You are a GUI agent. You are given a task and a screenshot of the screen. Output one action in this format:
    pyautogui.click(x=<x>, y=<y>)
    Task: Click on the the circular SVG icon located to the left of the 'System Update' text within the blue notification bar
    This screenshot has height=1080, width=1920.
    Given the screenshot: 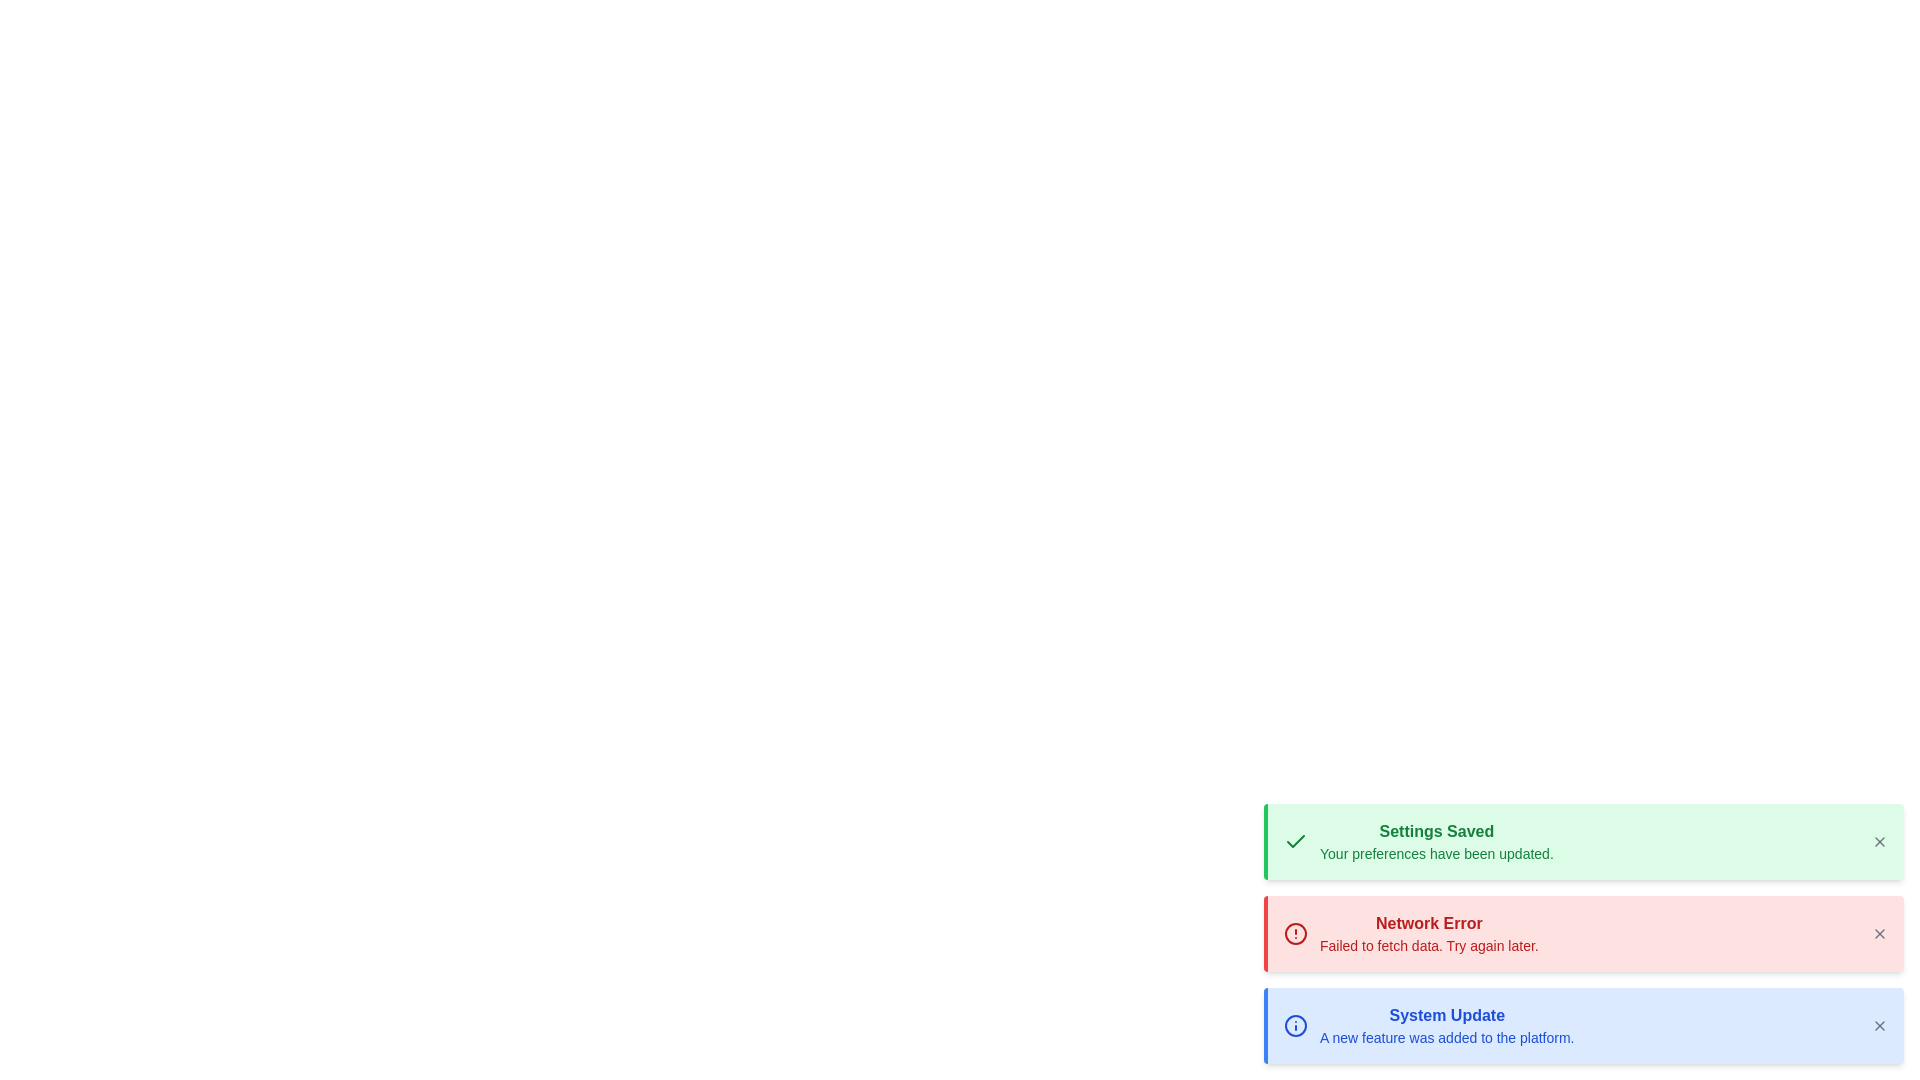 What is the action you would take?
    pyautogui.click(x=1296, y=1026)
    